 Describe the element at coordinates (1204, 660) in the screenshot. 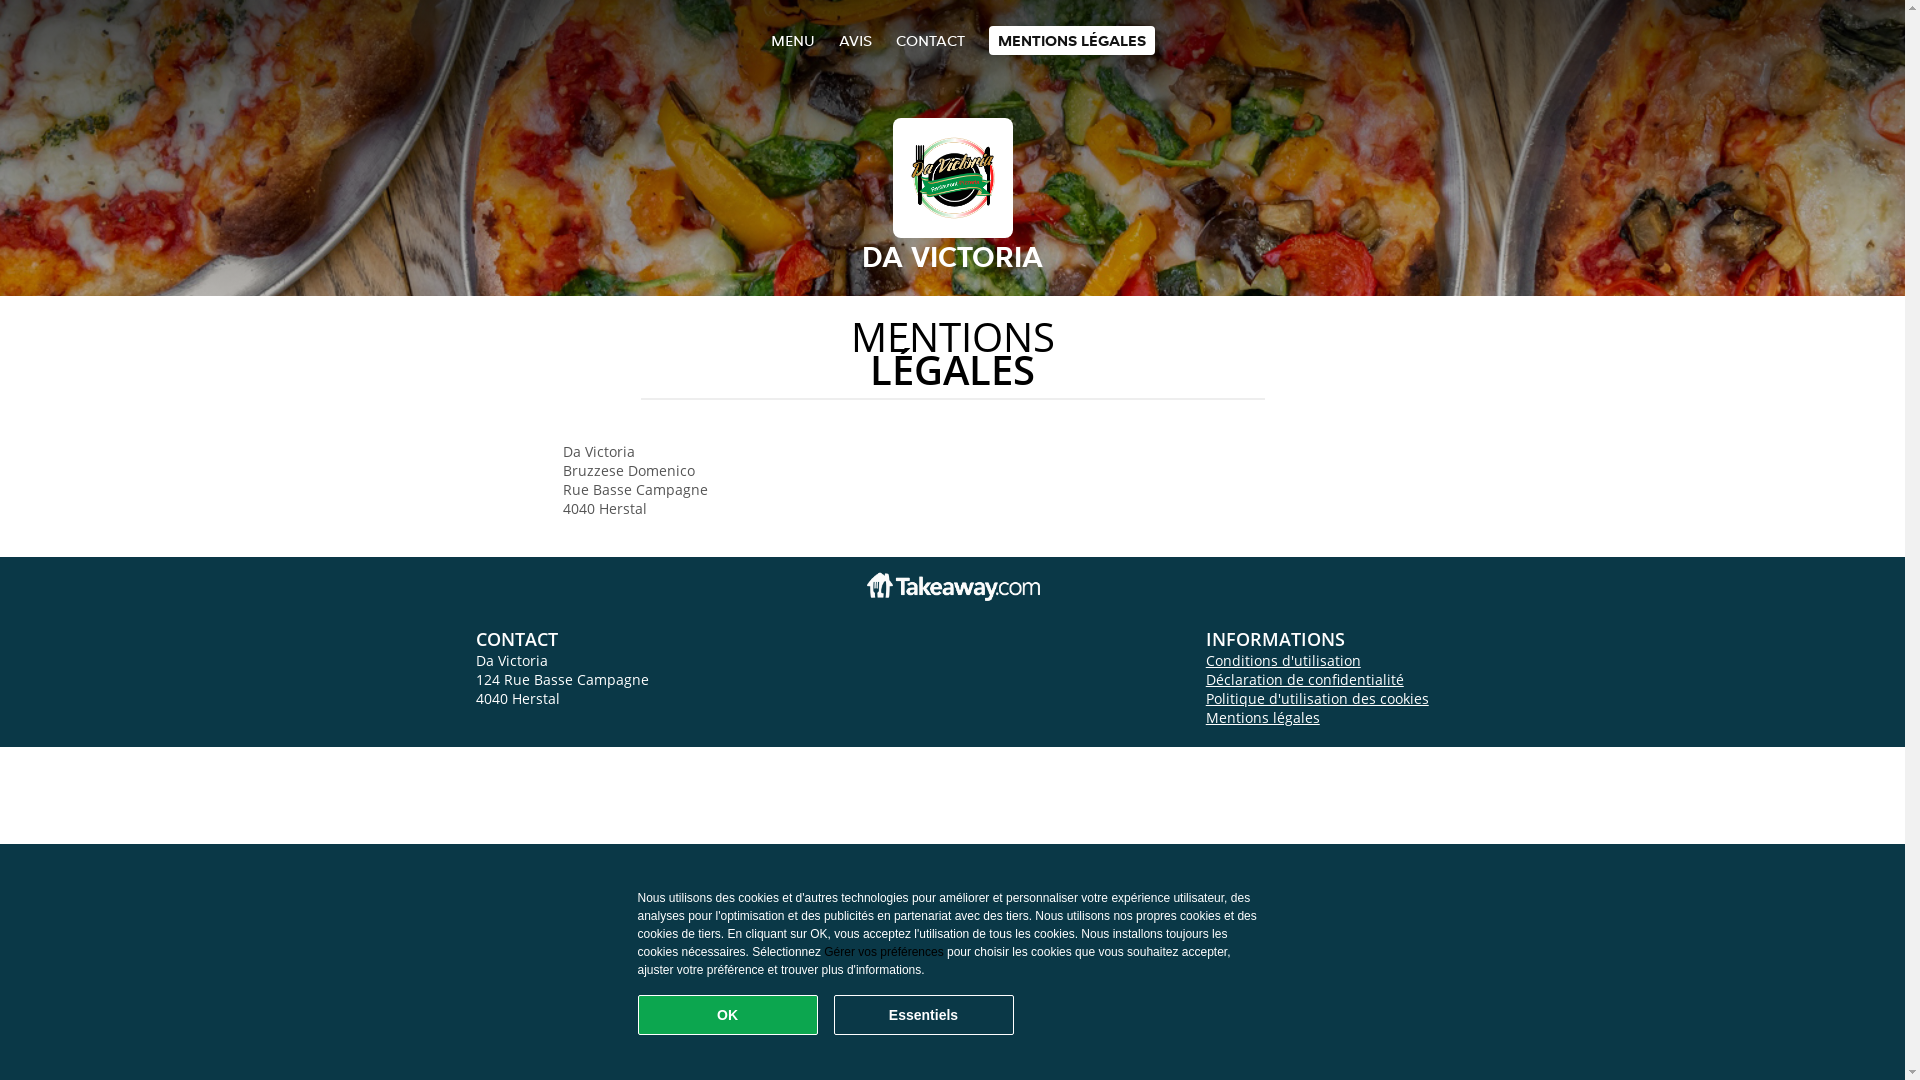

I see `'Conditions d'utilisation'` at that location.